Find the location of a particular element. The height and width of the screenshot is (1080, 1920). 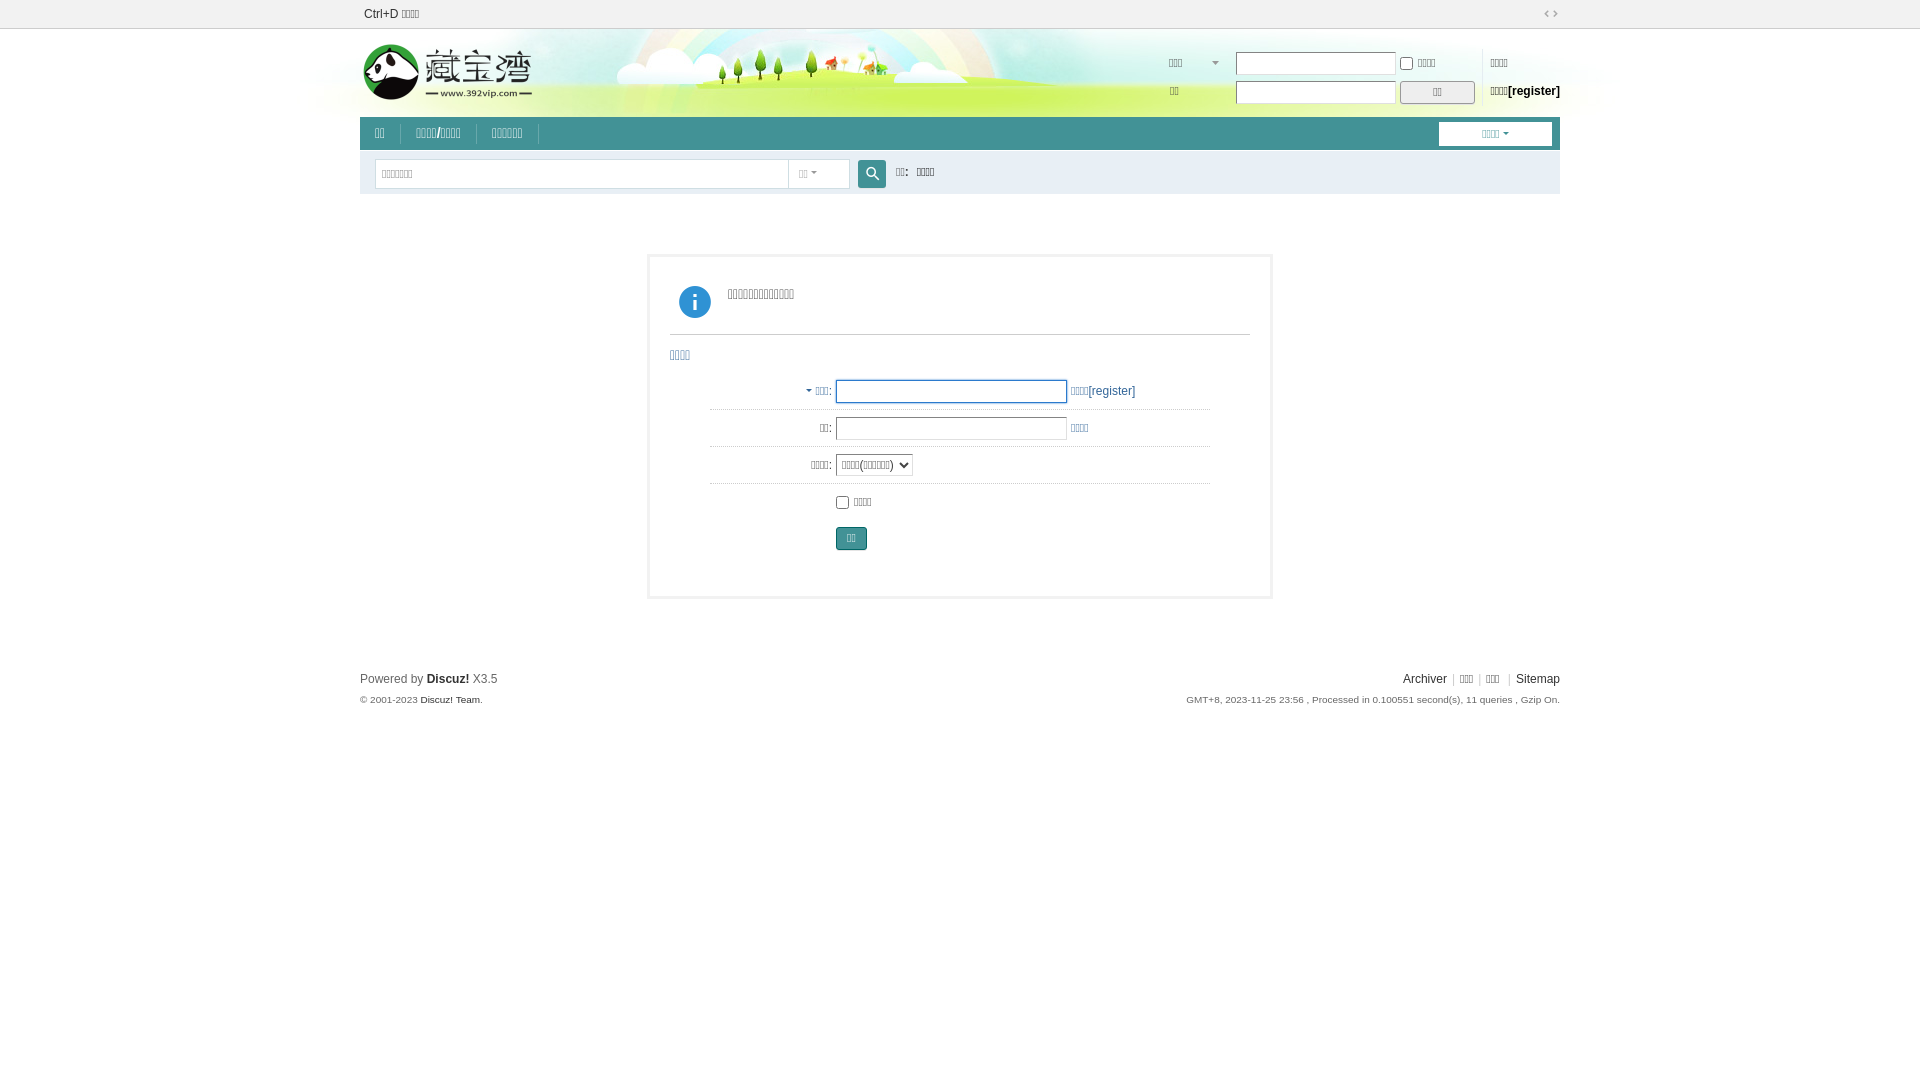

'Archiver' is located at coordinates (1424, 677).